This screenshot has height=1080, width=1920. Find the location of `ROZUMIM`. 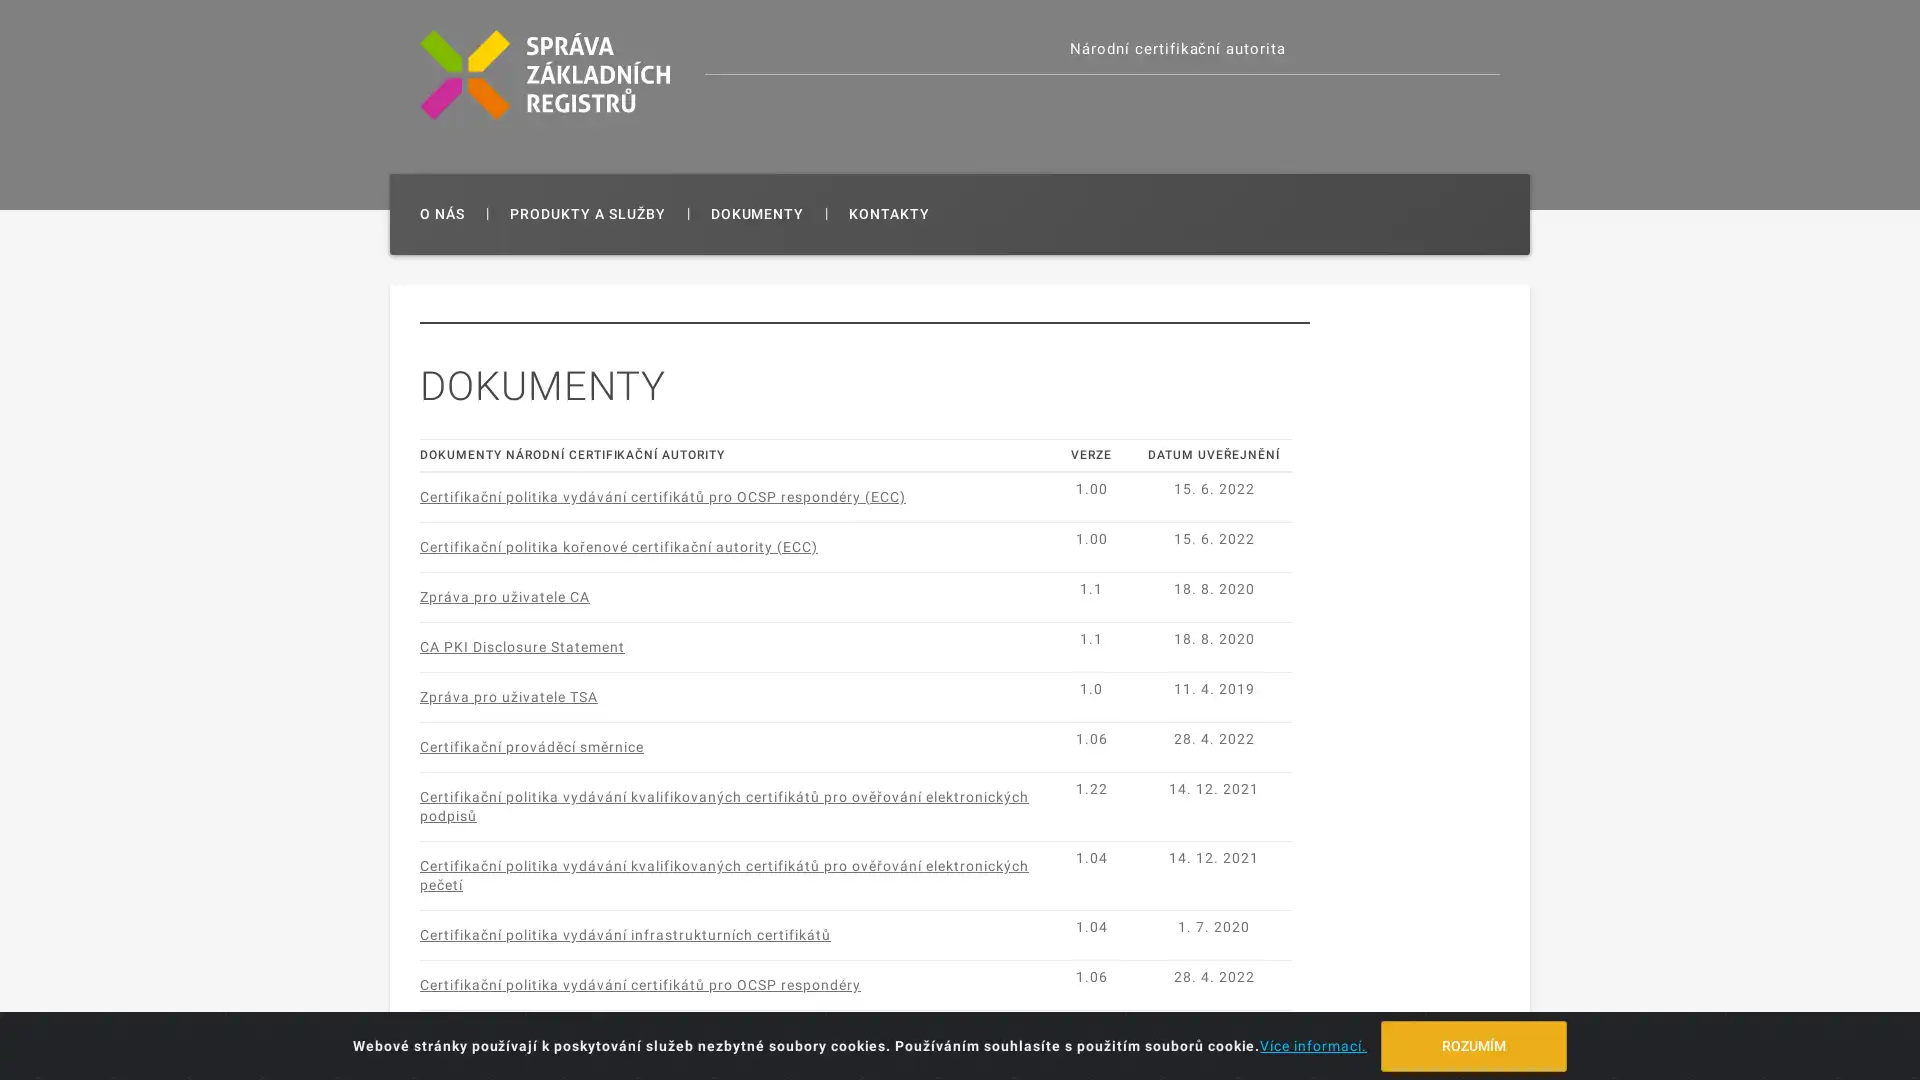

ROZUMIM is located at coordinates (1473, 1044).